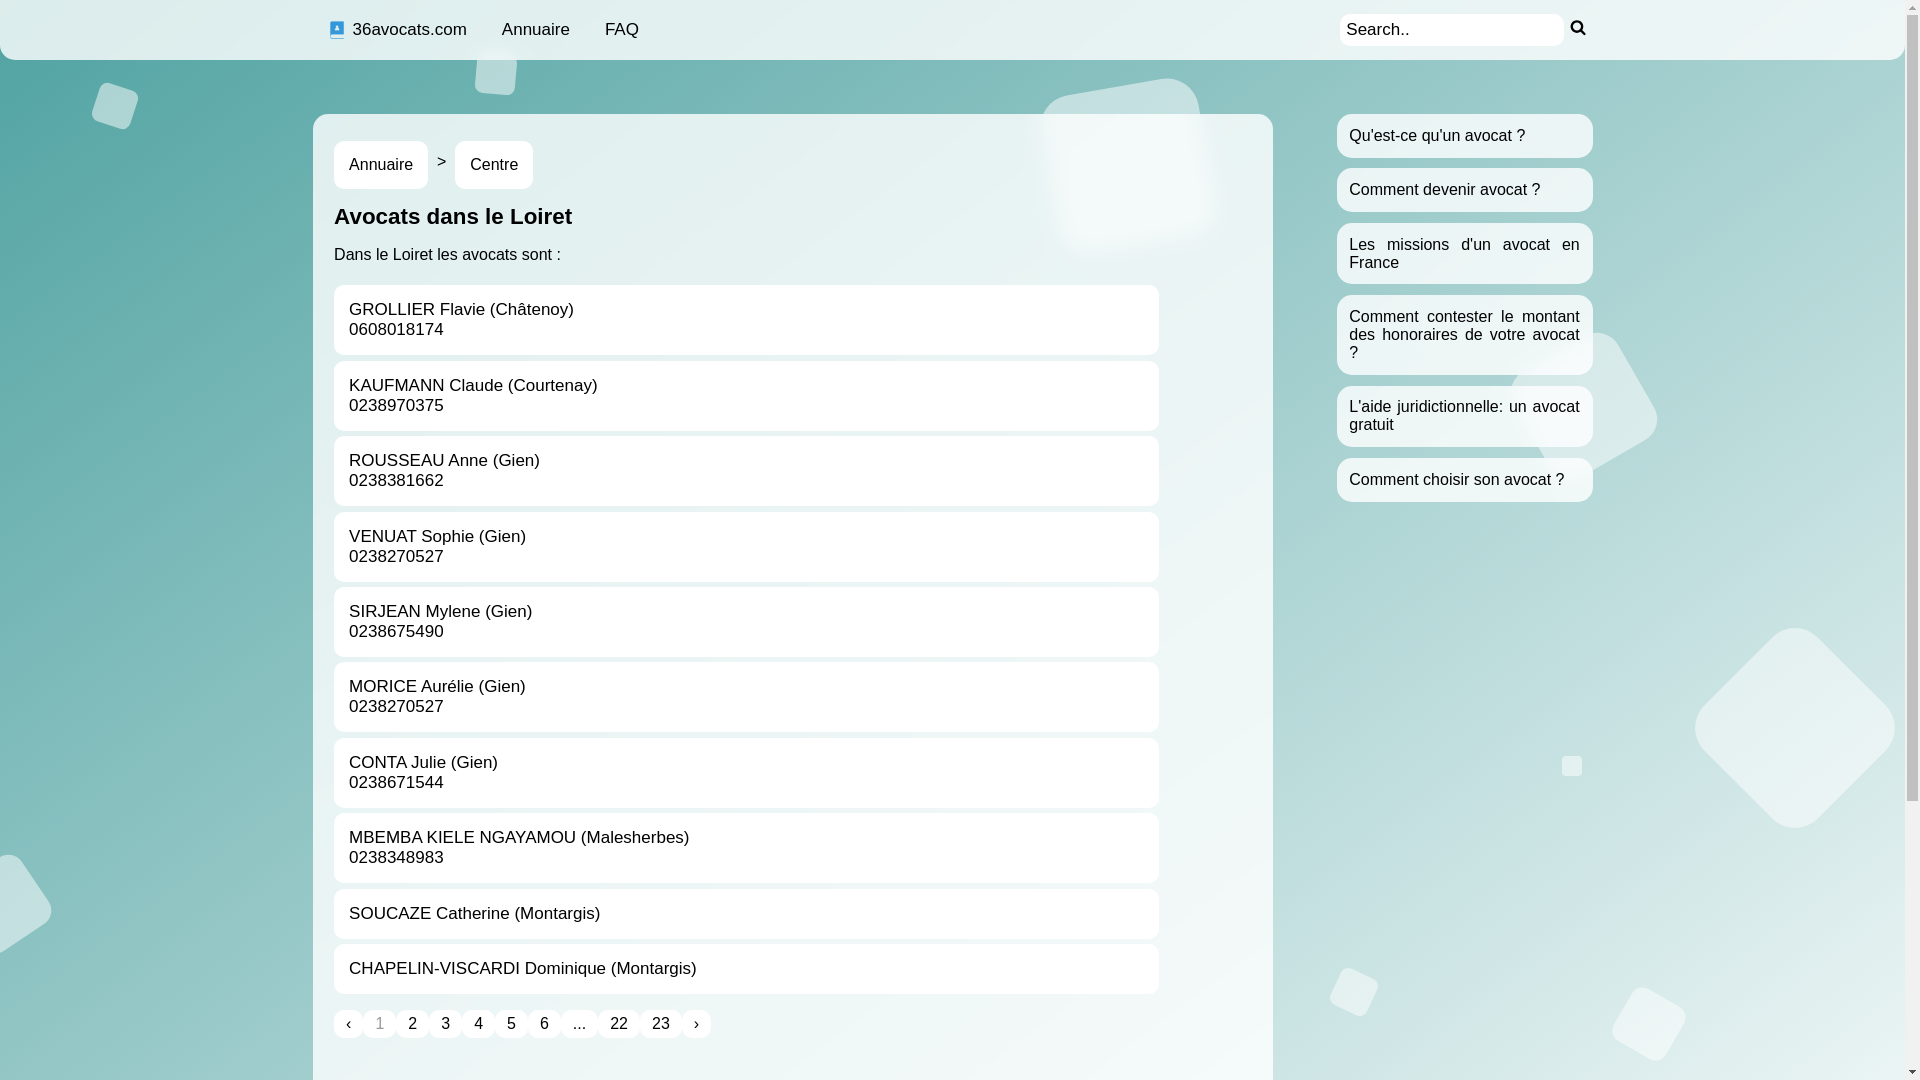  Describe the element at coordinates (1464, 414) in the screenshot. I see `'L'aide juridictionnelle: un avocat gratuit'` at that location.